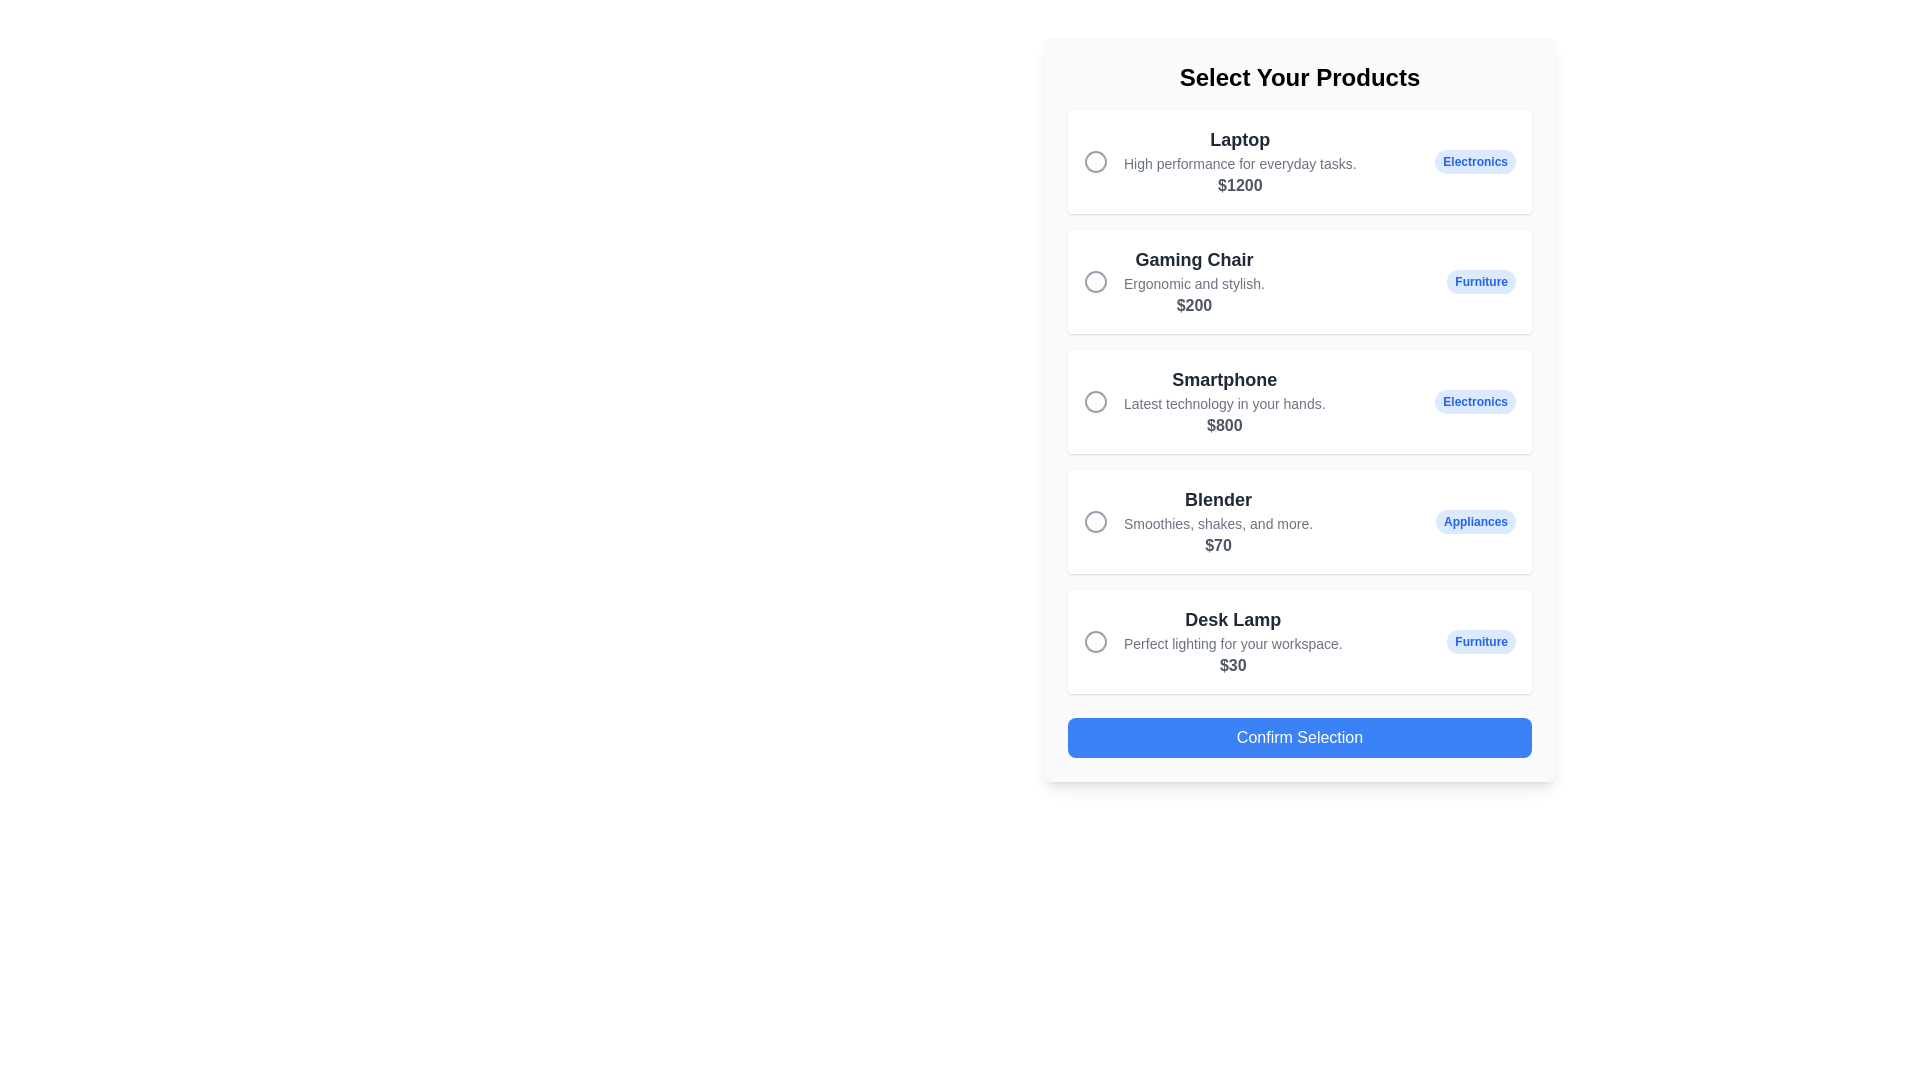 The image size is (1920, 1080). Describe the element at coordinates (1223, 404) in the screenshot. I see `the static text element that reads 'Latest technology in your hands', which is styled in a smaller, gray-colored font and positioned below the title 'Smartphone' and above the price '$800'` at that location.